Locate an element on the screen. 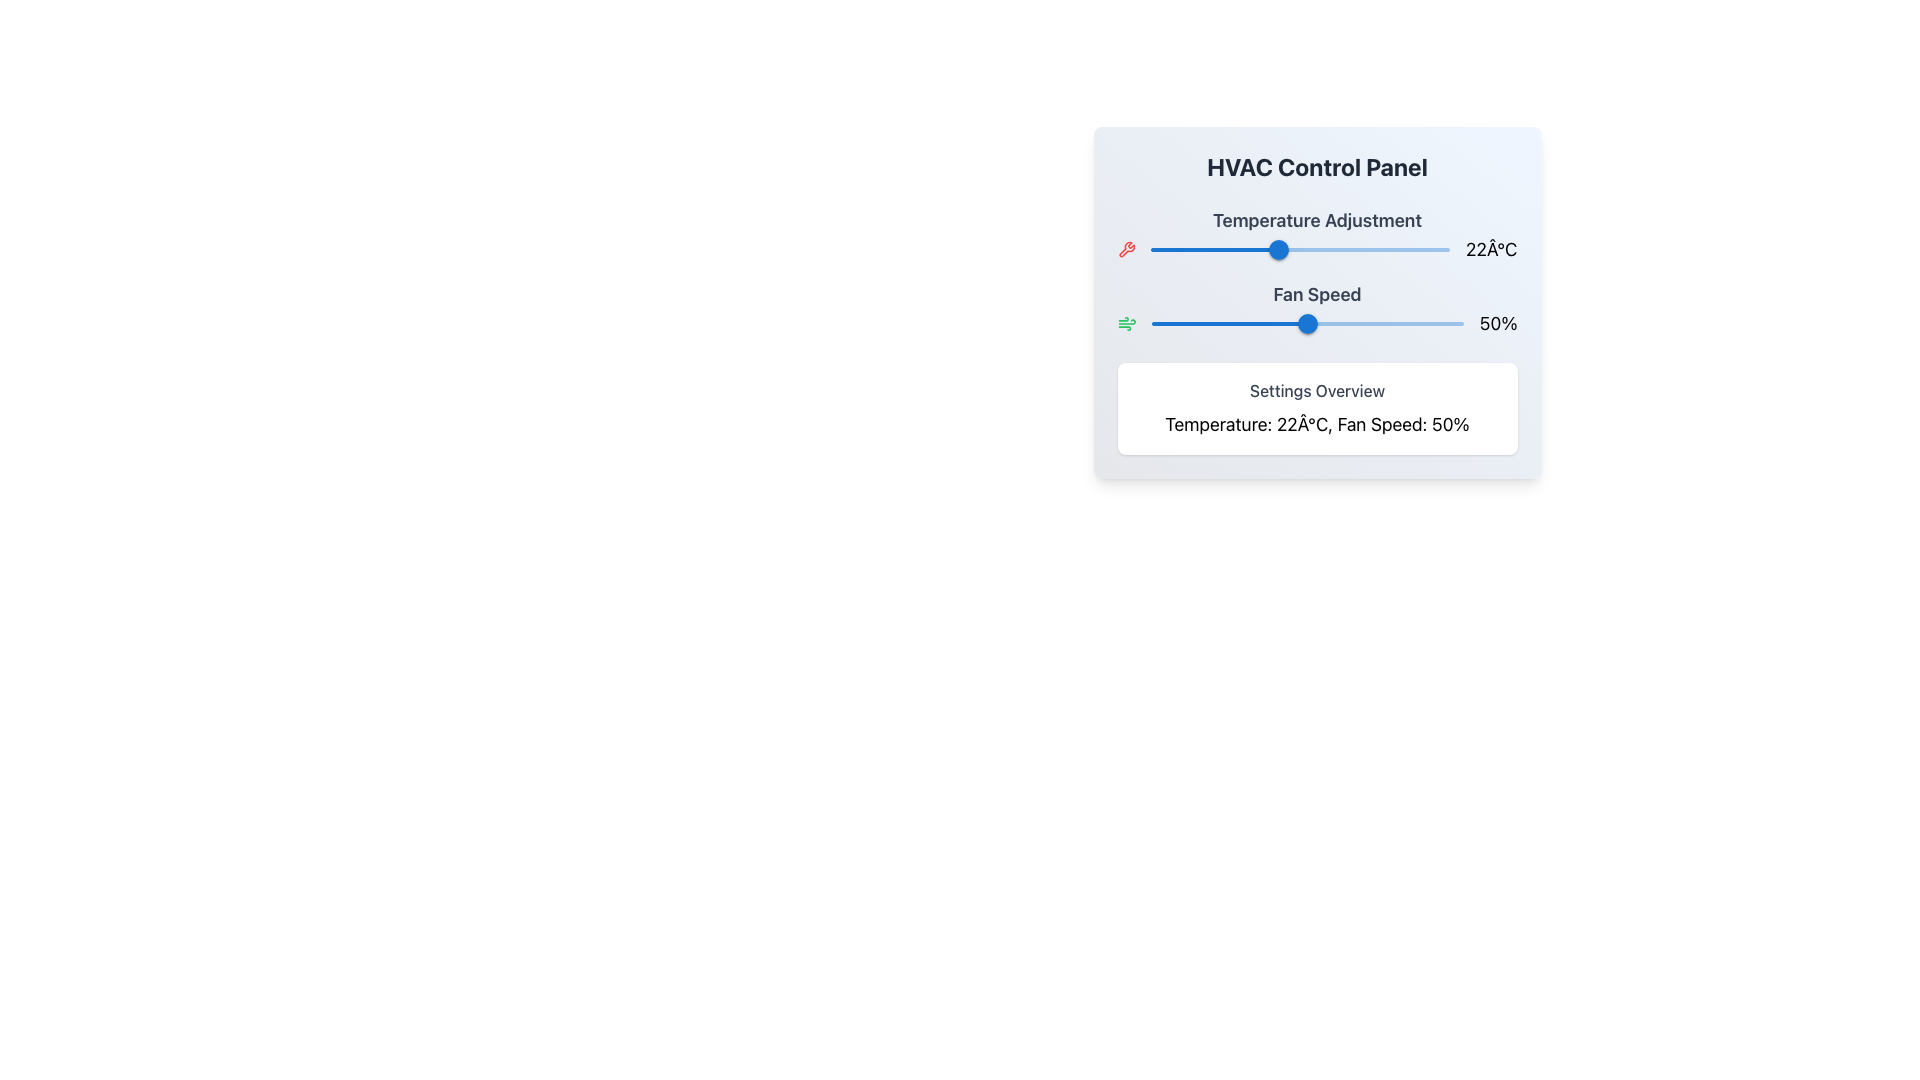 This screenshot has width=1920, height=1080. the temperature slider is located at coordinates (1324, 249).